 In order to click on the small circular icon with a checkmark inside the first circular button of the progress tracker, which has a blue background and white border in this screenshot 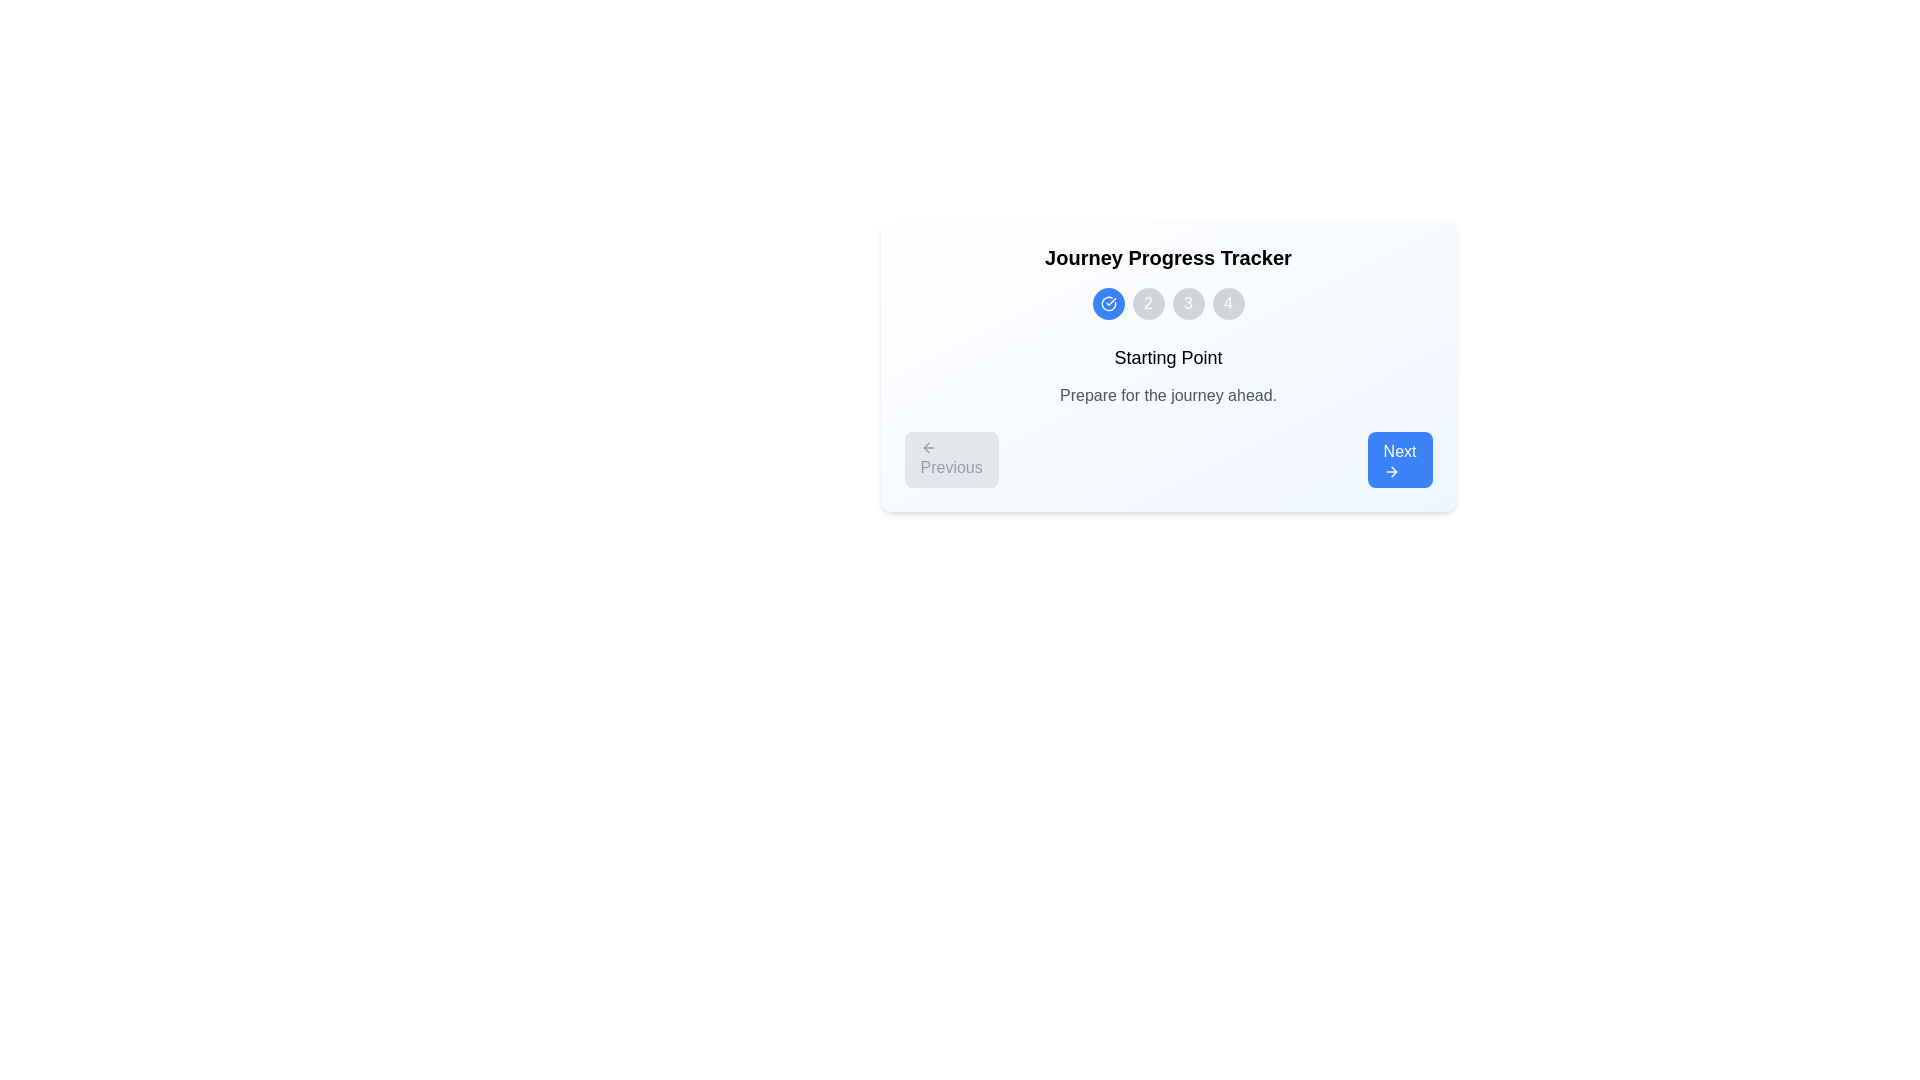, I will do `click(1107, 304)`.